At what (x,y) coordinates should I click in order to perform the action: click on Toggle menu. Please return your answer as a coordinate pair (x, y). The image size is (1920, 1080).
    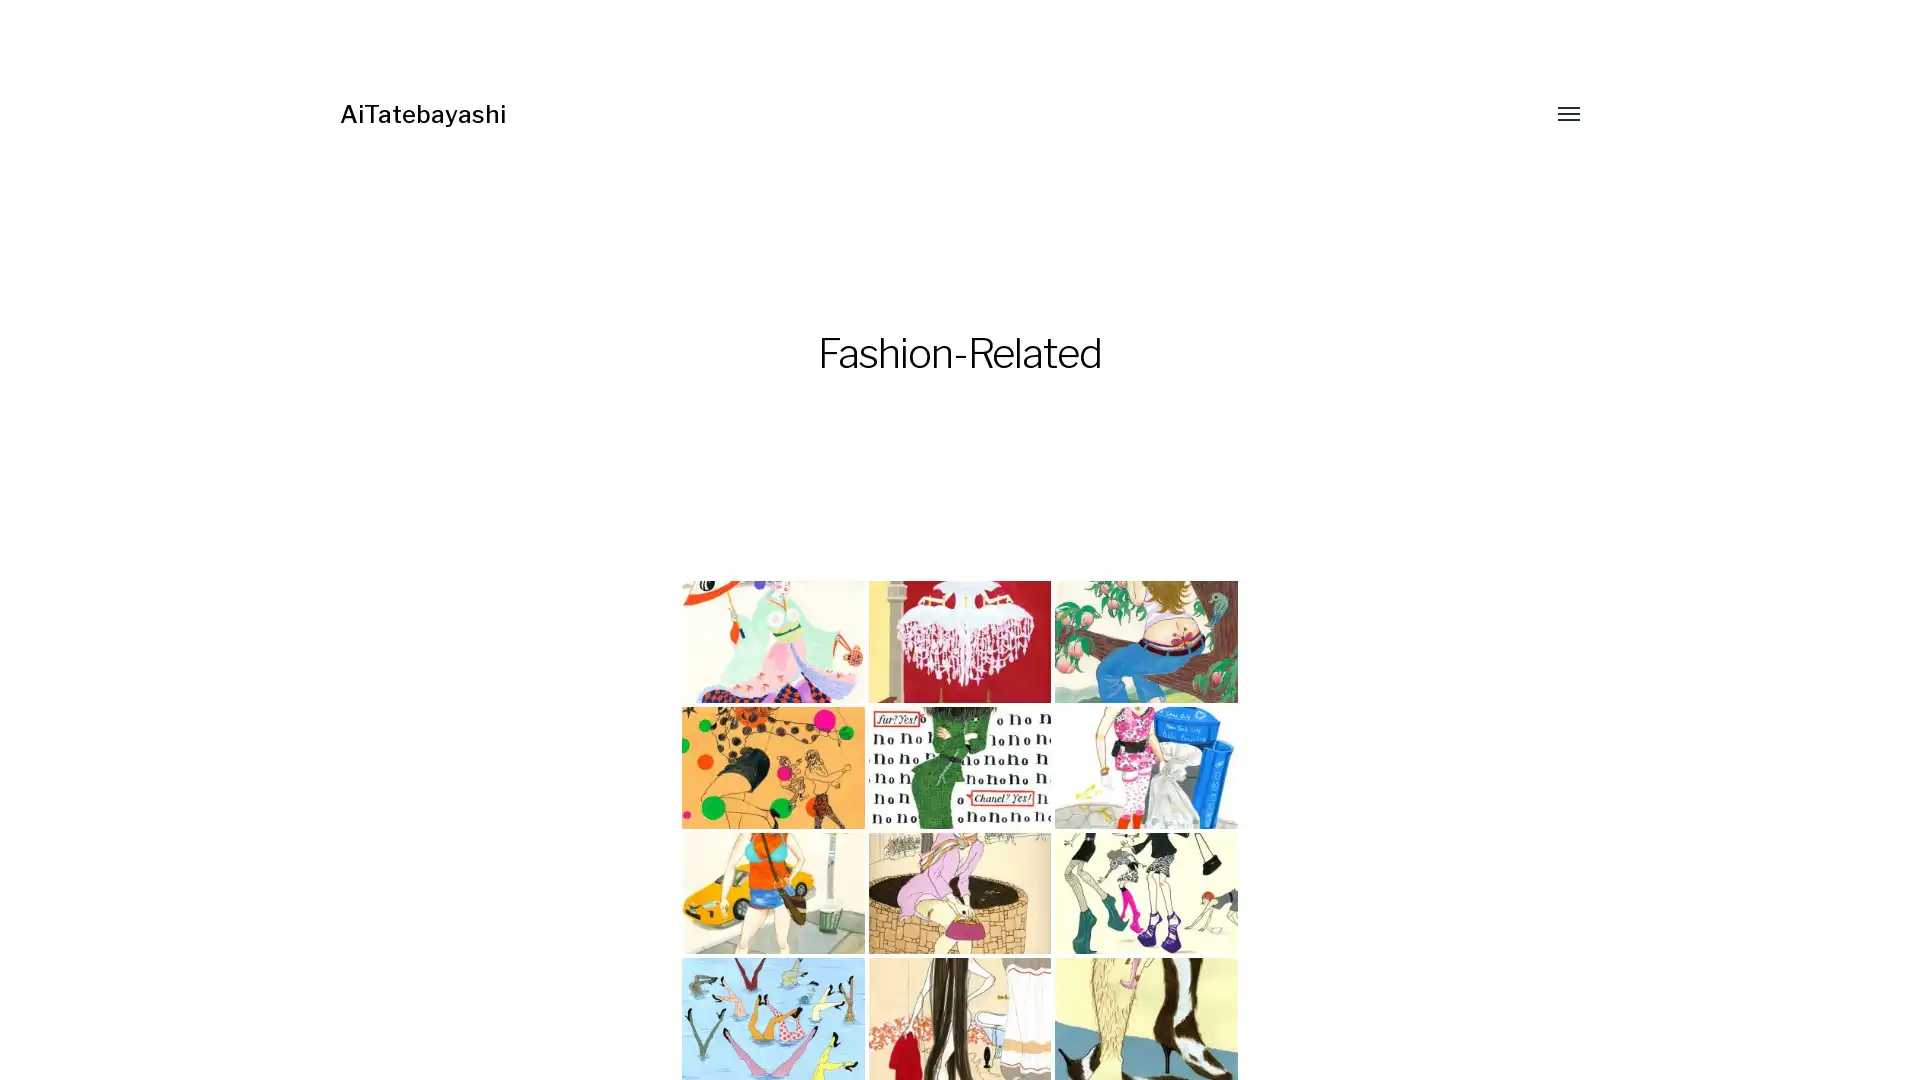
    Looking at the image, I should click on (1554, 114).